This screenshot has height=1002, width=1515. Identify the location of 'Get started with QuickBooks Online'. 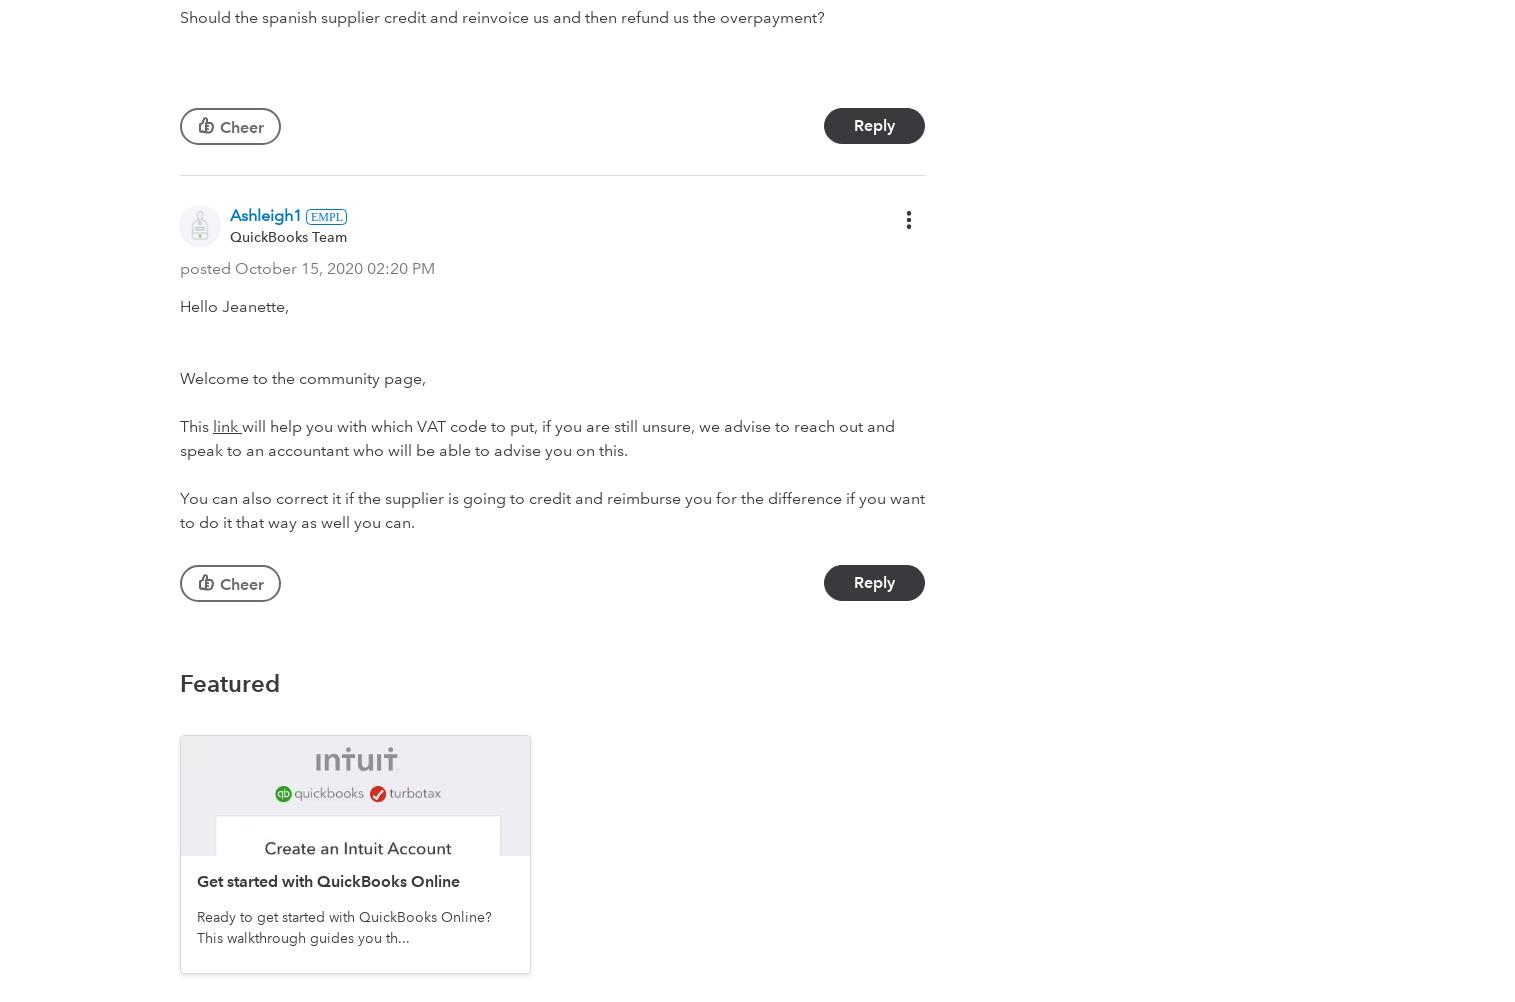
(195, 880).